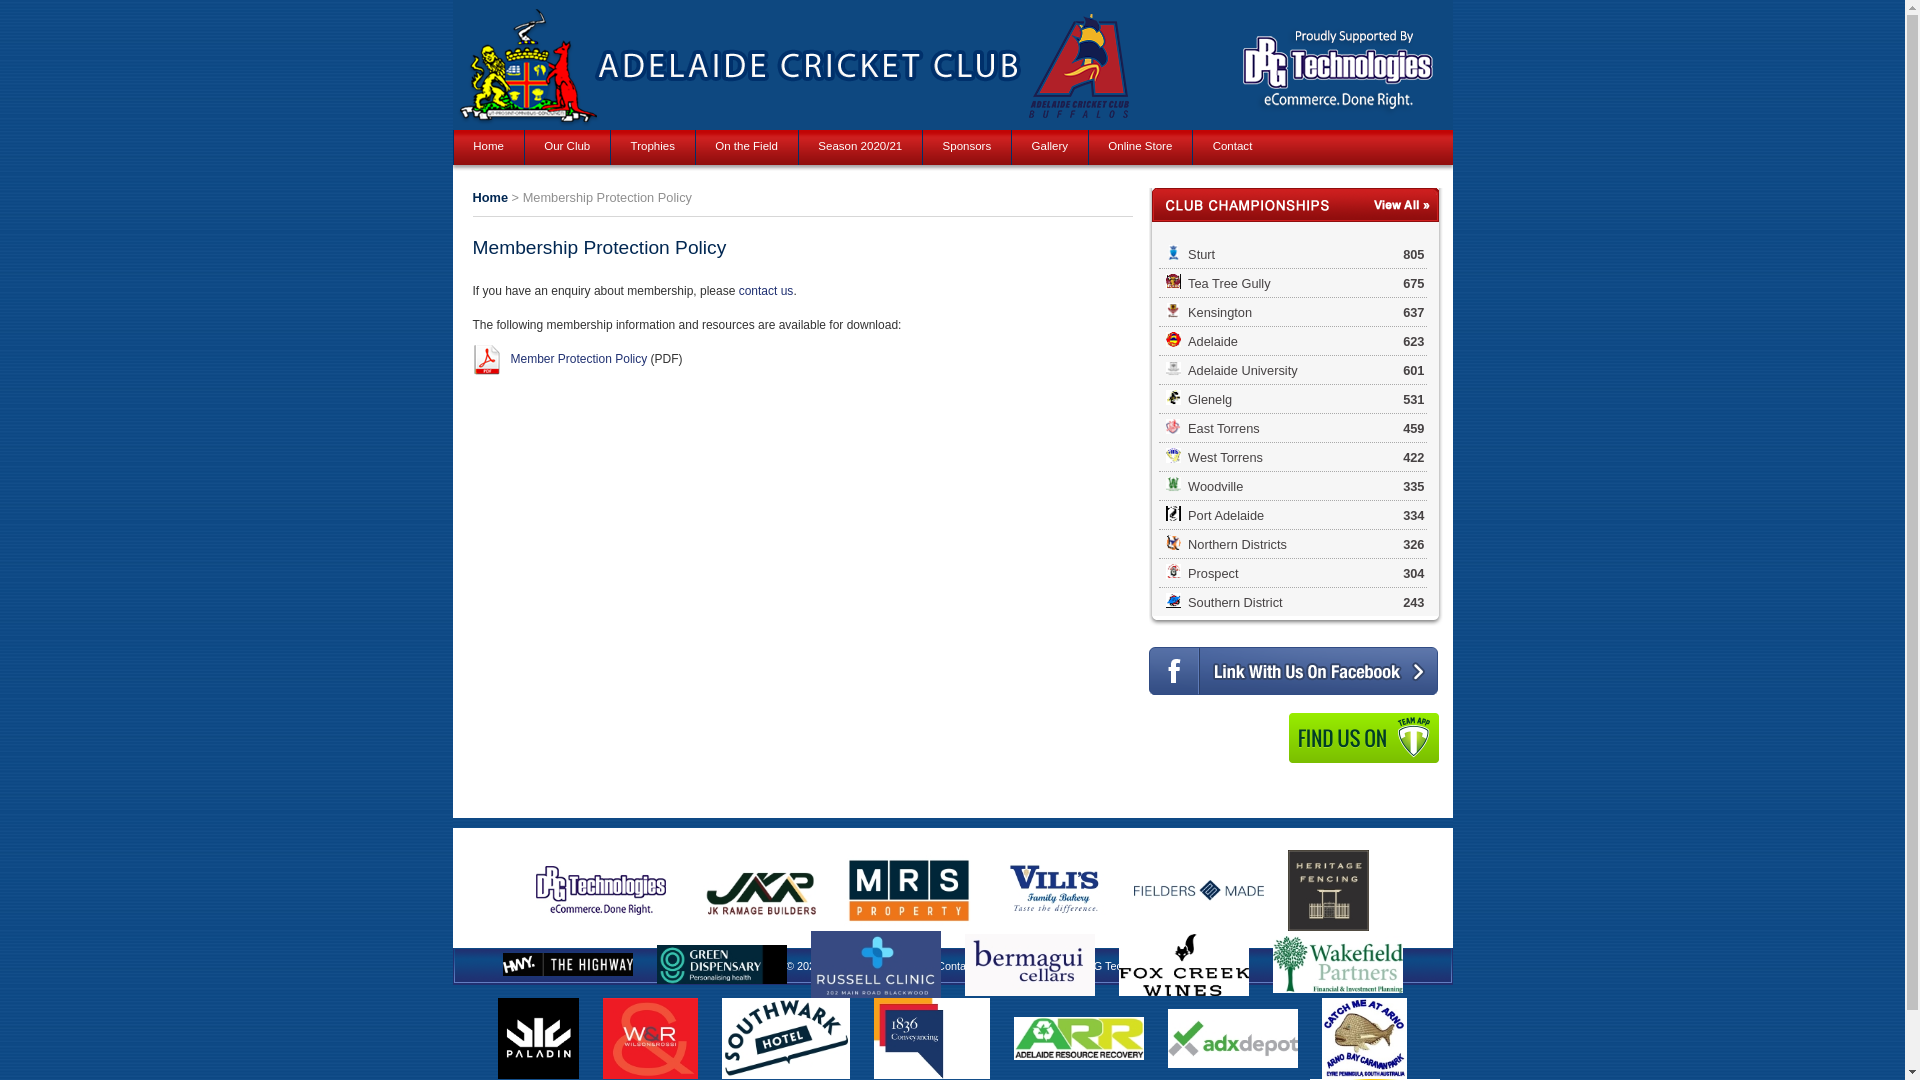 This screenshot has width=1920, height=1080. I want to click on 'Home', so click(489, 197).